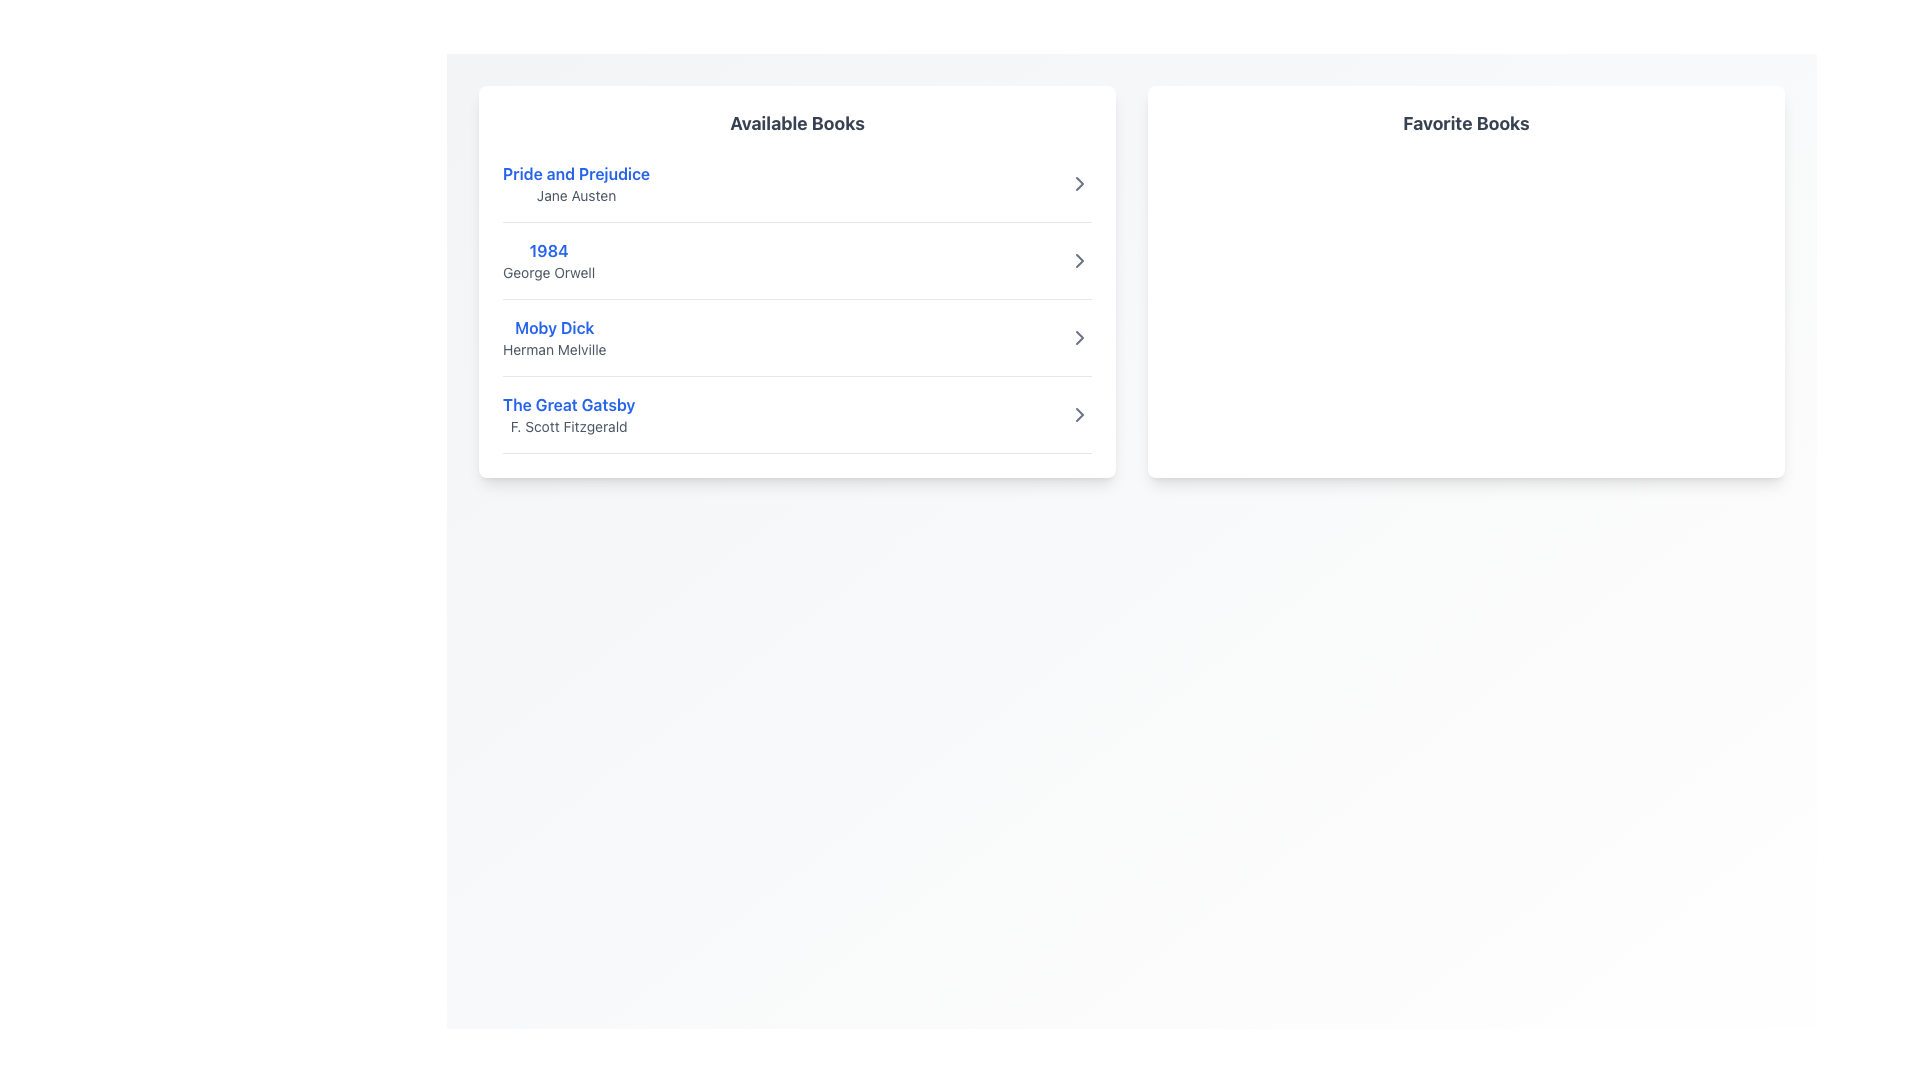 Image resolution: width=1920 pixels, height=1080 pixels. Describe the element at coordinates (1079, 184) in the screenshot. I see `the chevron arrow located on the far right side of the second entry in the 'Available Books' list` at that location.